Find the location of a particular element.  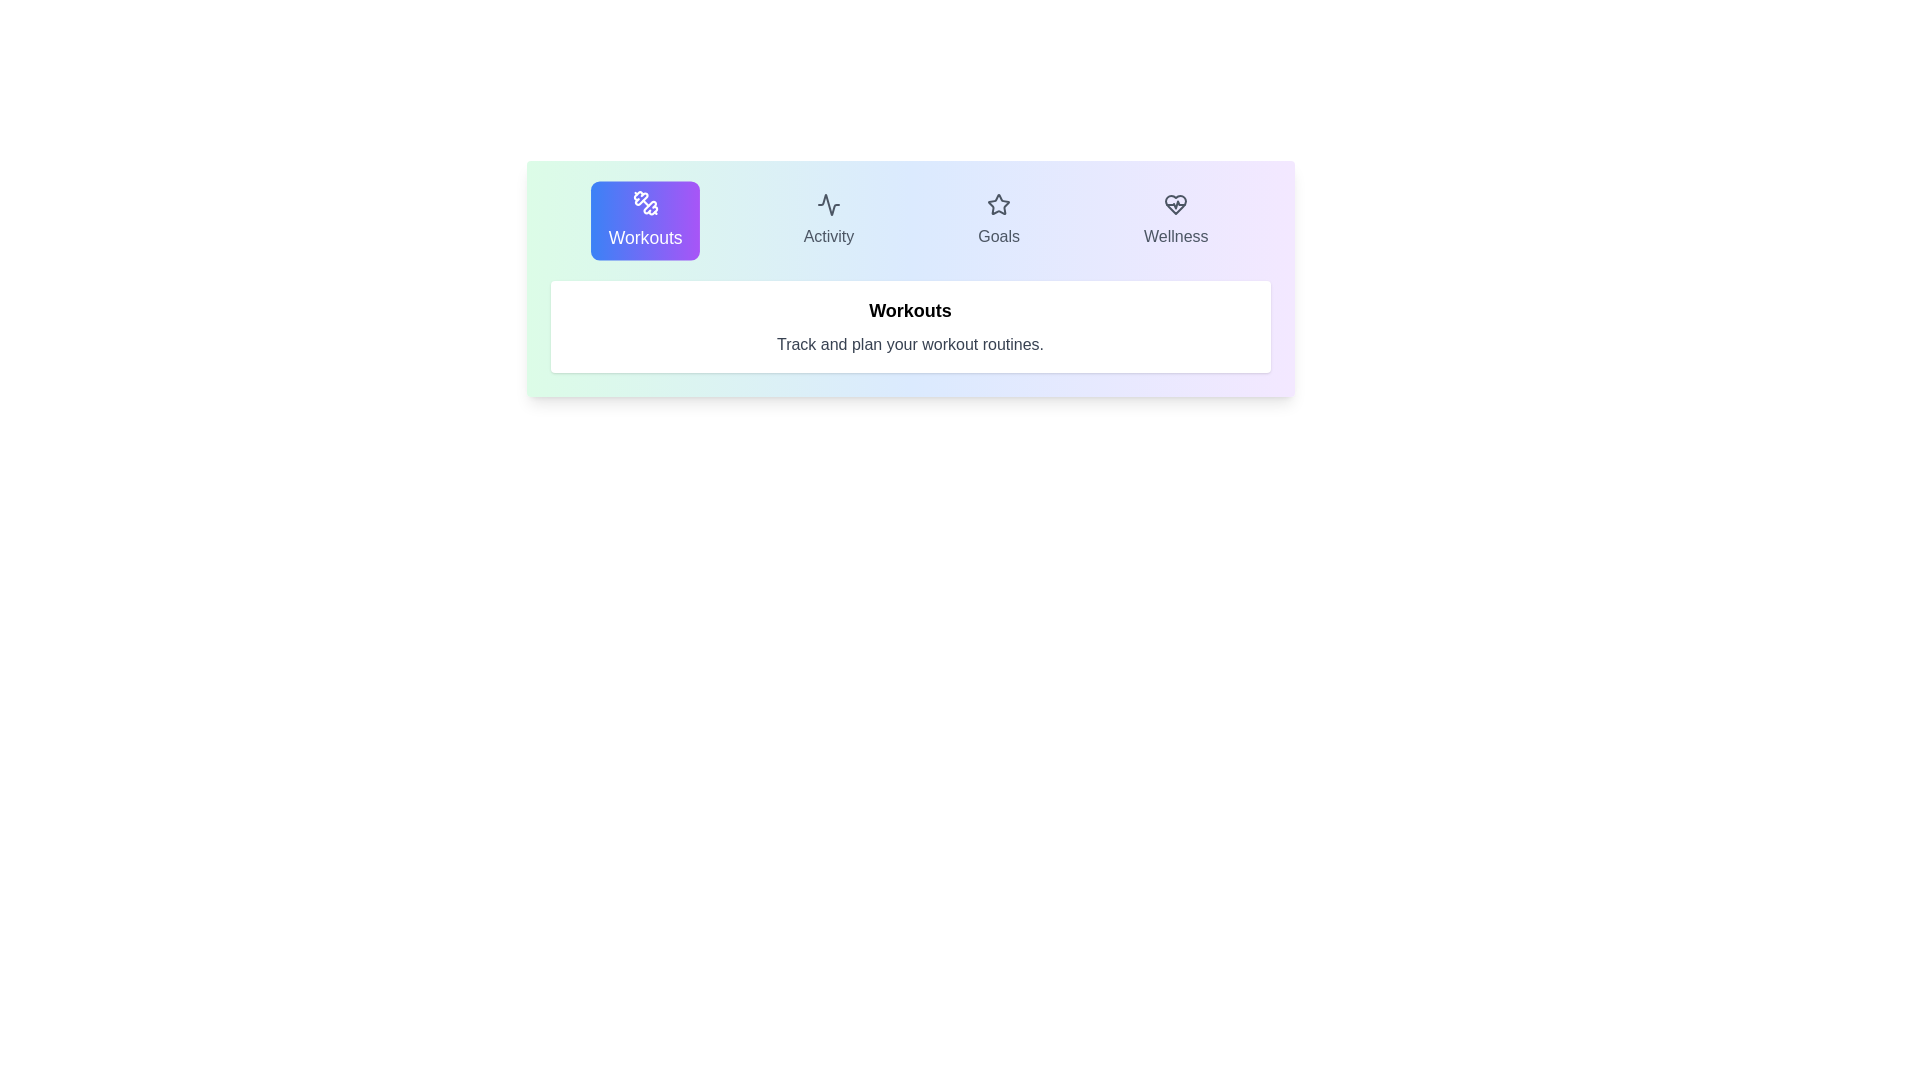

the Wellness button is located at coordinates (1176, 204).